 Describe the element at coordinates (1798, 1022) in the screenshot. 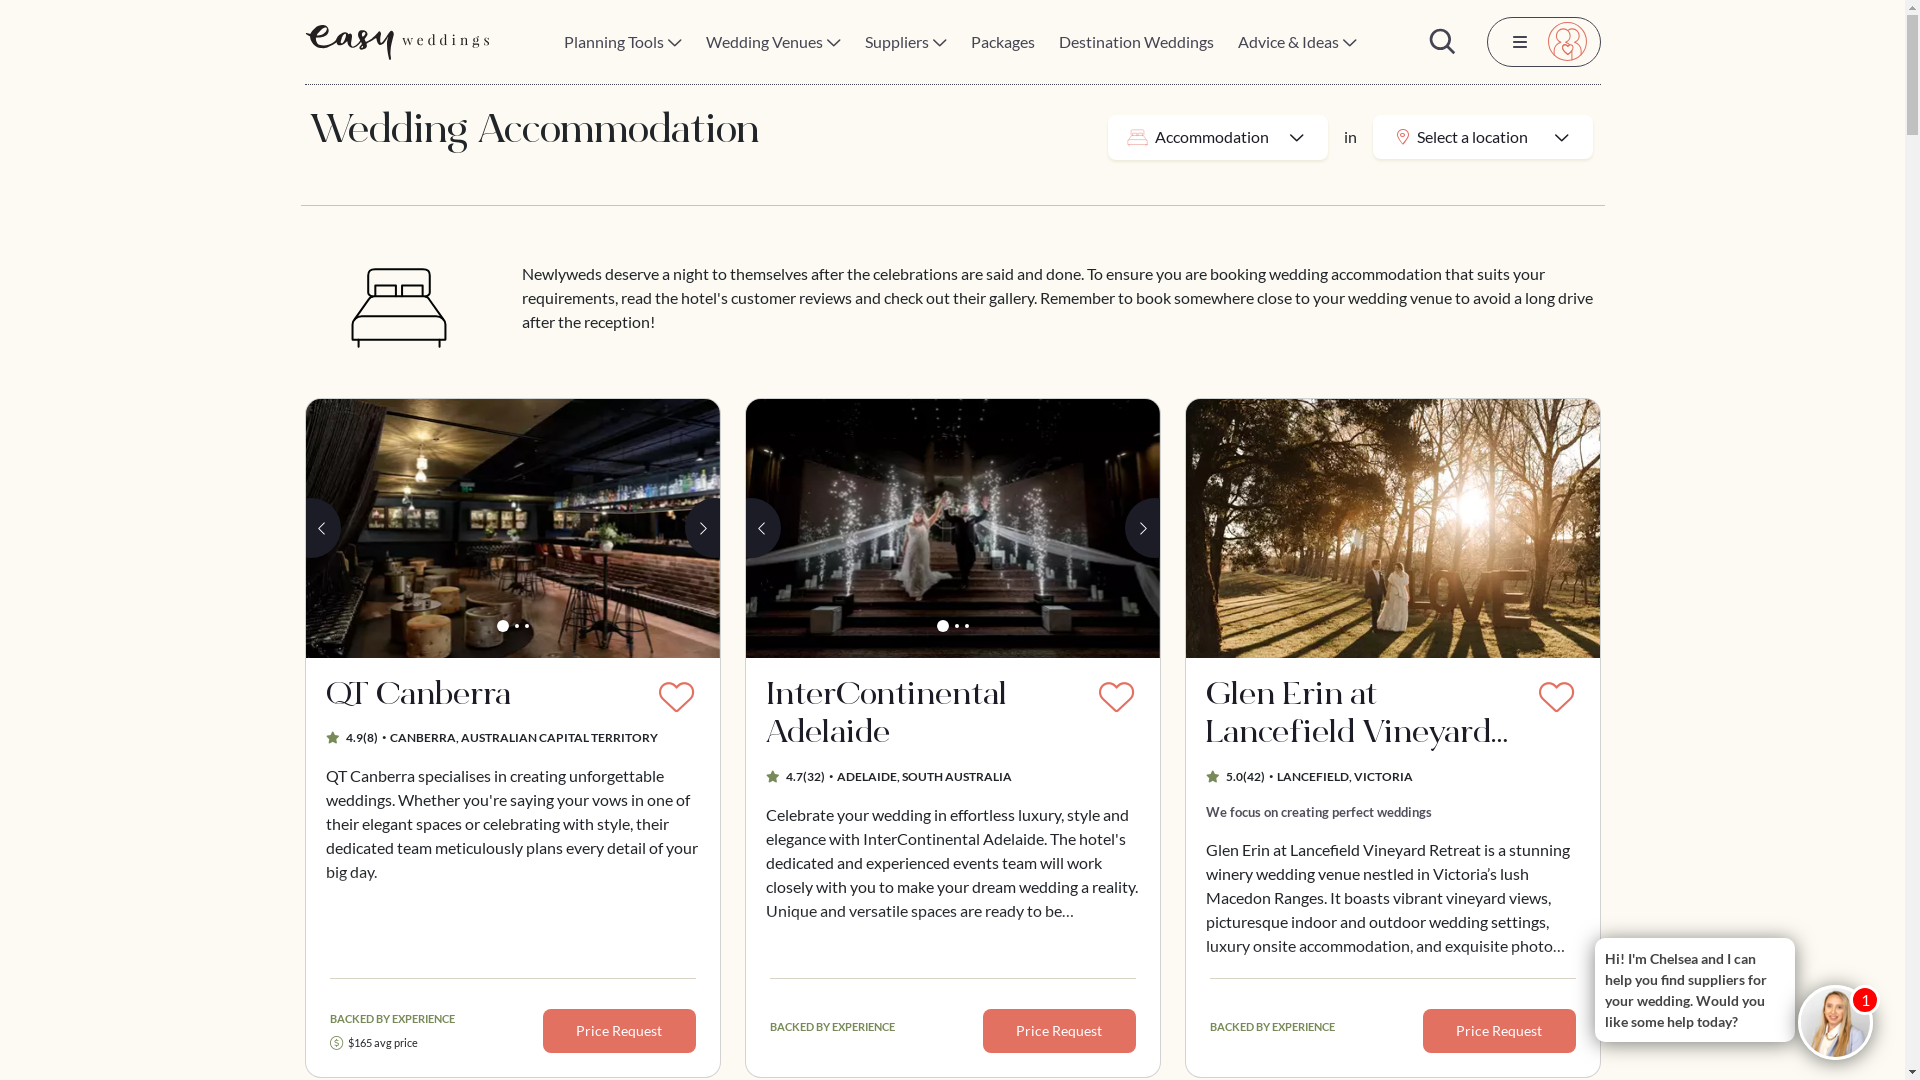

I see `'Chelseabot'` at that location.